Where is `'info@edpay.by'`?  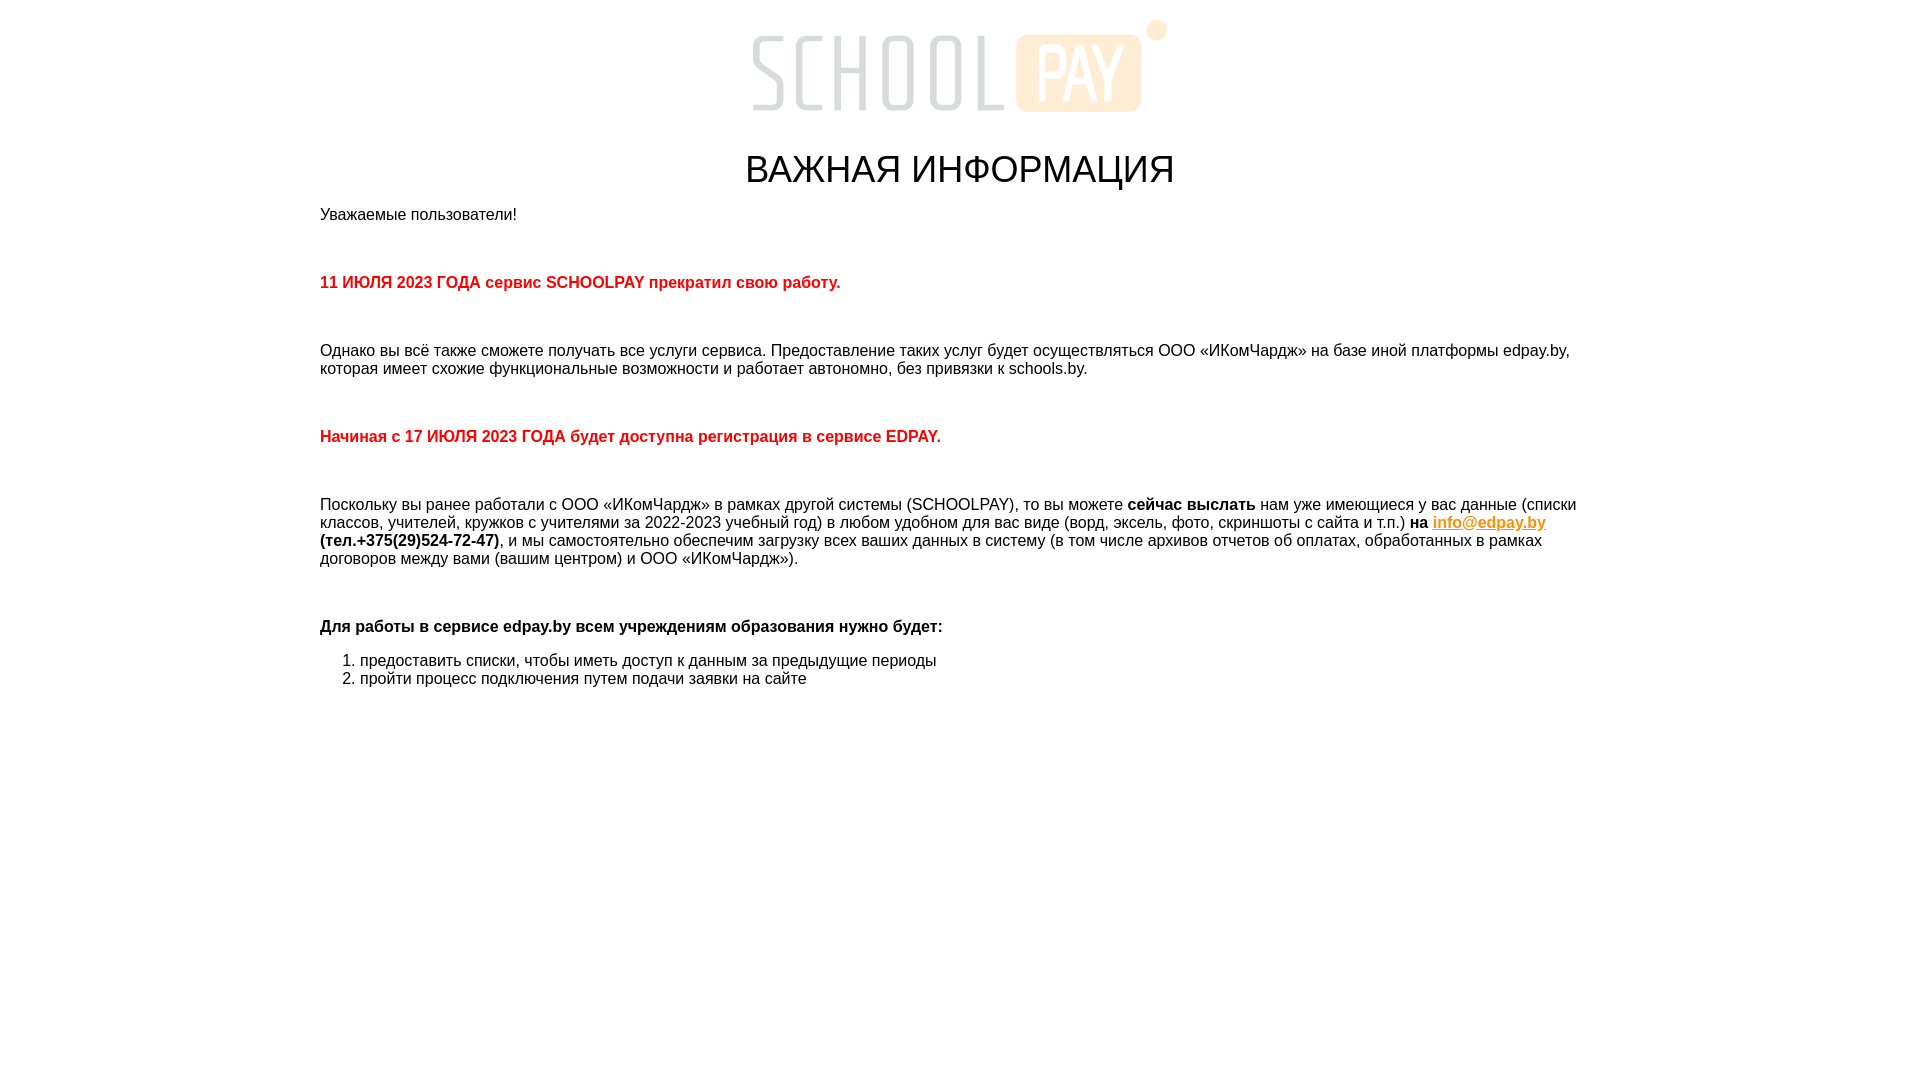 'info@edpay.by' is located at coordinates (1489, 521).